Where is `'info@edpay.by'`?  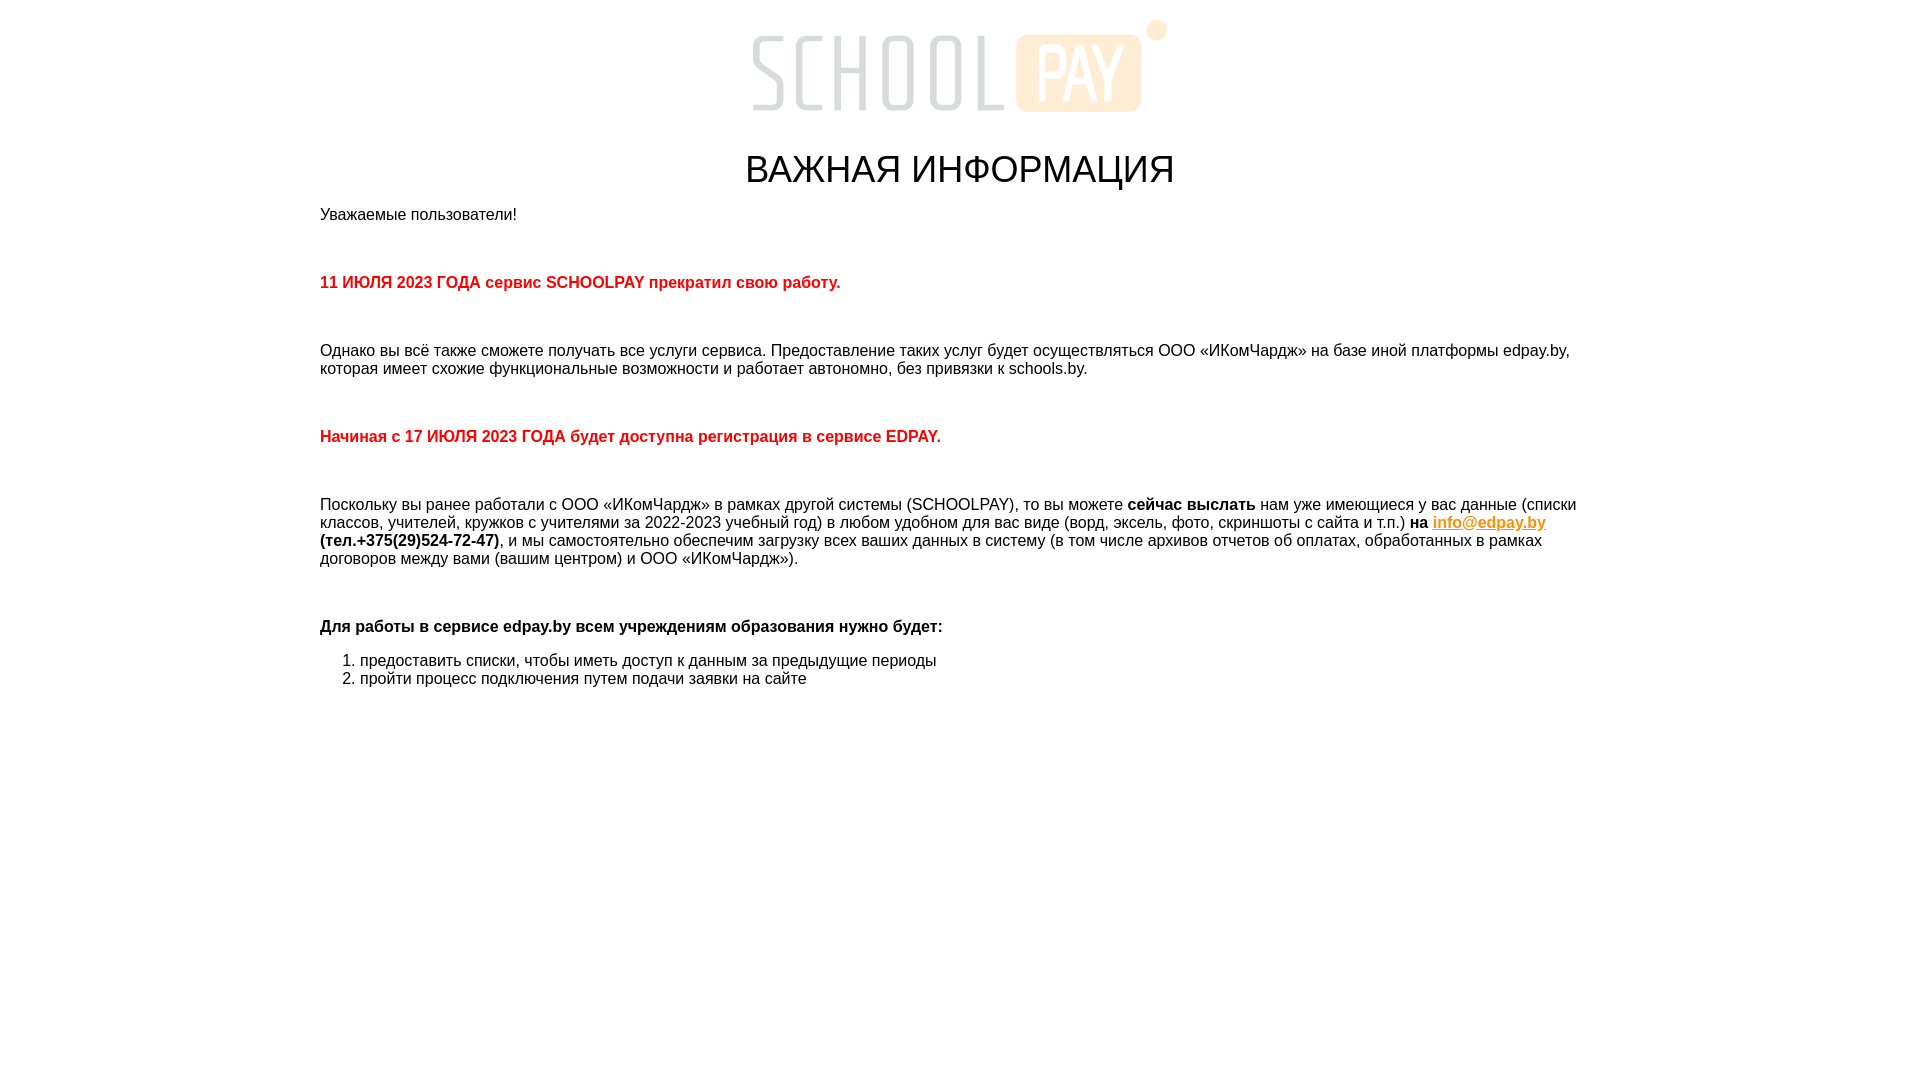 'info@edpay.by' is located at coordinates (1489, 521).